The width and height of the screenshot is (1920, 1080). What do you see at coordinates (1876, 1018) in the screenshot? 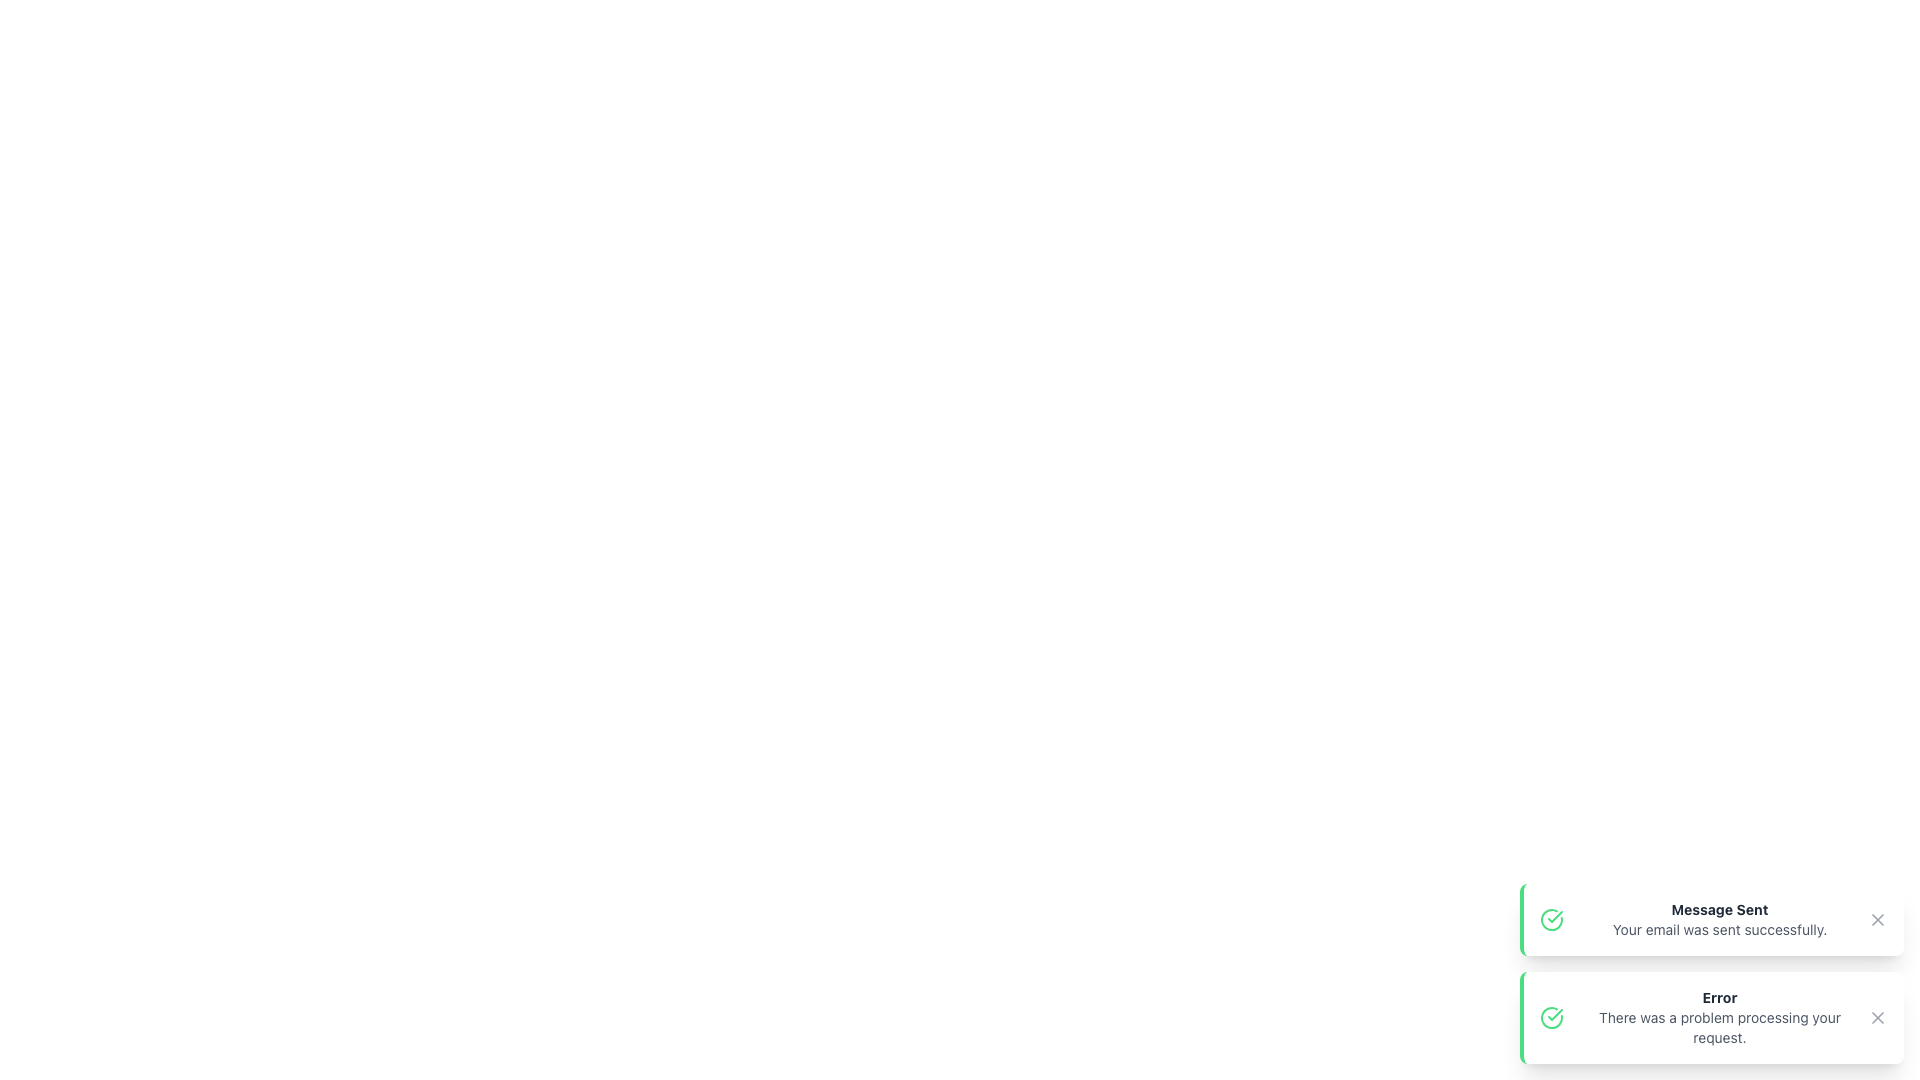
I see `the close button located at the far-right corner of the bottom notification box labeled 'Error'` at bounding box center [1876, 1018].